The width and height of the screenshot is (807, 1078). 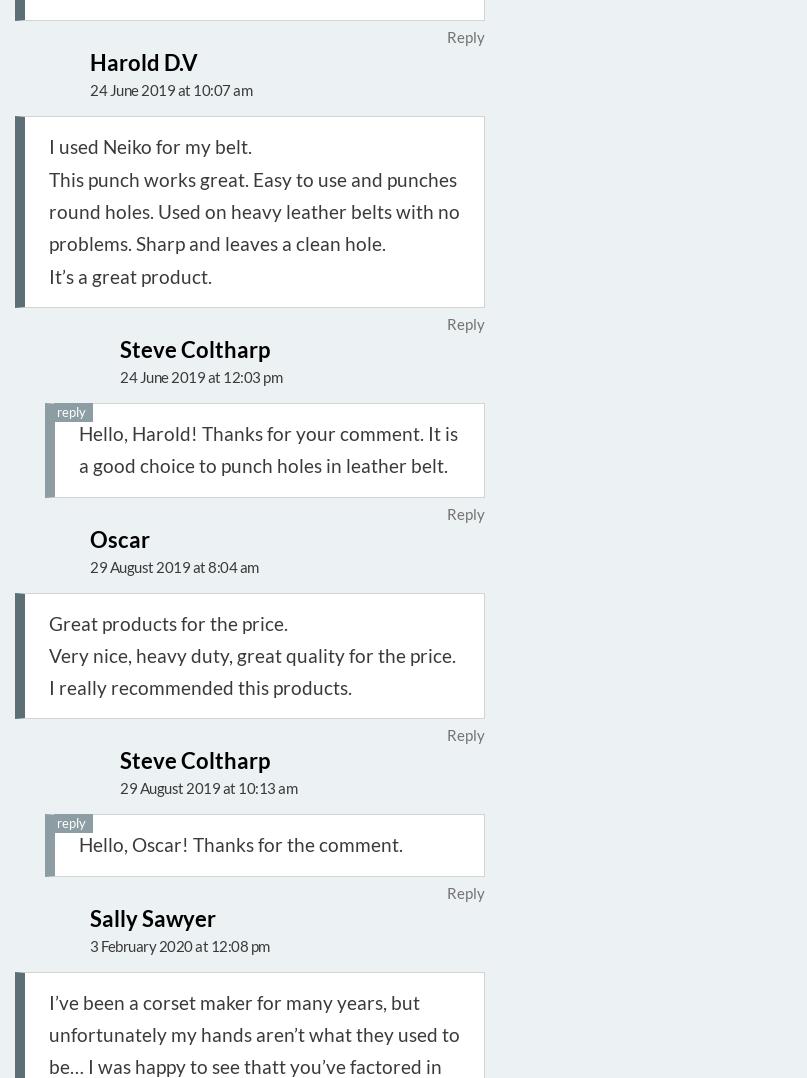 What do you see at coordinates (267, 448) in the screenshot?
I see `'Hello, Harold! Thanks for your comment. It is a good choice to punch holes in leather belt.'` at bounding box center [267, 448].